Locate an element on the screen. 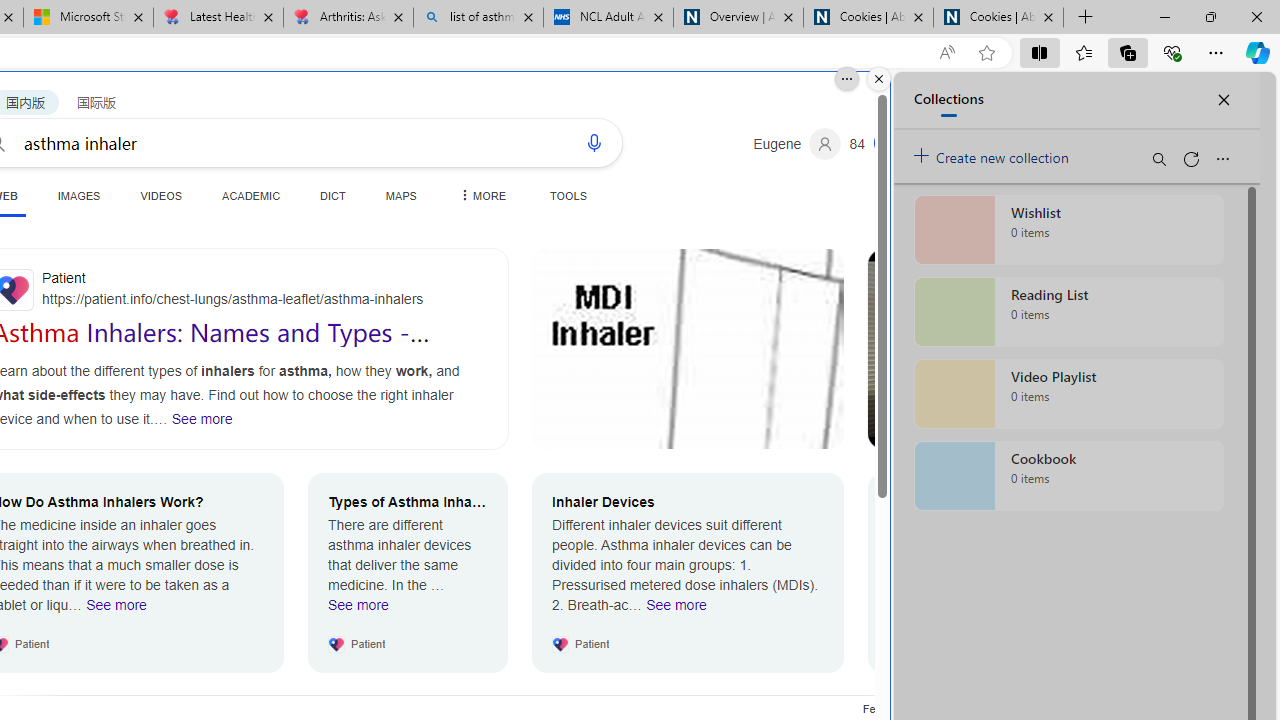 This screenshot has width=1280, height=720. 'MAPS' is located at coordinates (400, 195).